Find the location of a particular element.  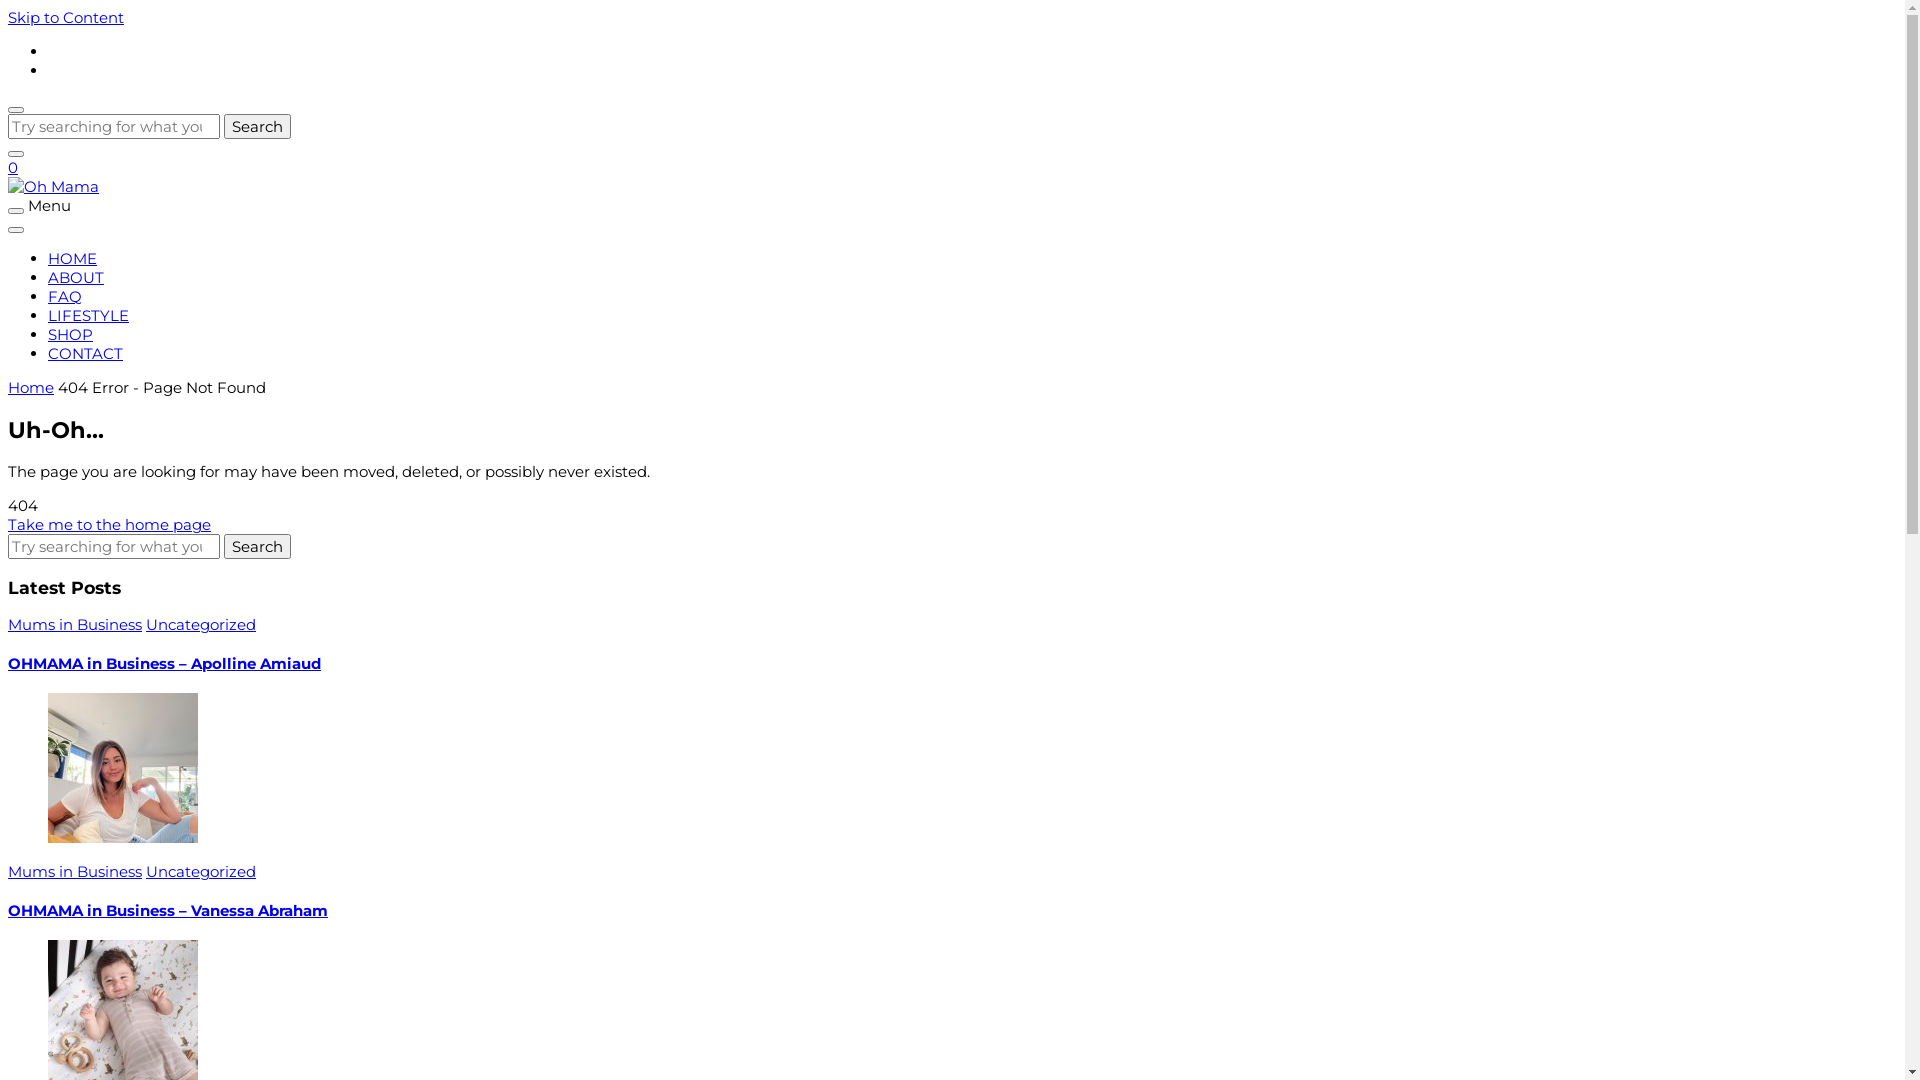

'Search' is located at coordinates (256, 126).